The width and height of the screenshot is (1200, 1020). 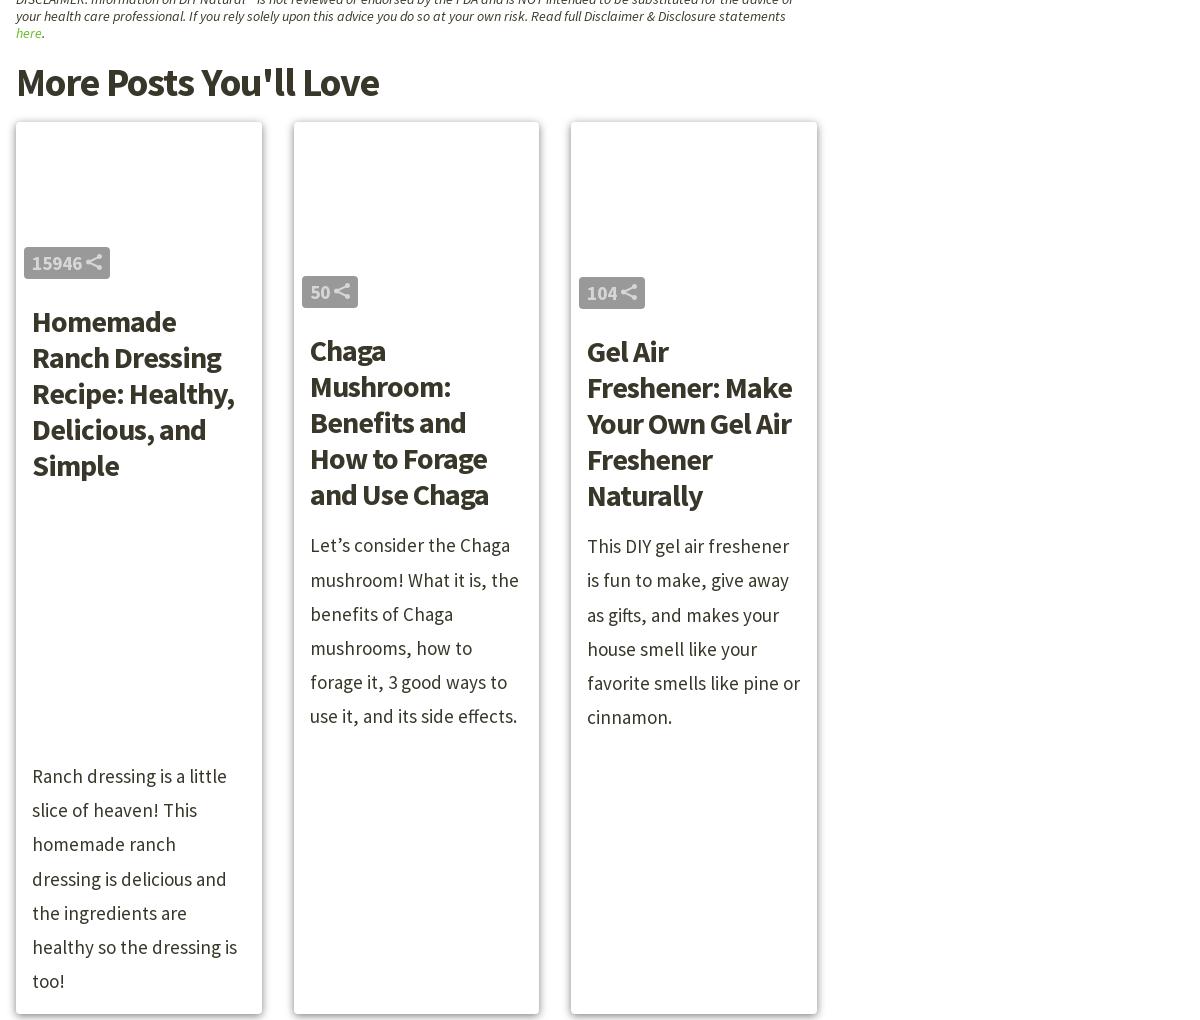 What do you see at coordinates (309, 291) in the screenshot?
I see `'50'` at bounding box center [309, 291].